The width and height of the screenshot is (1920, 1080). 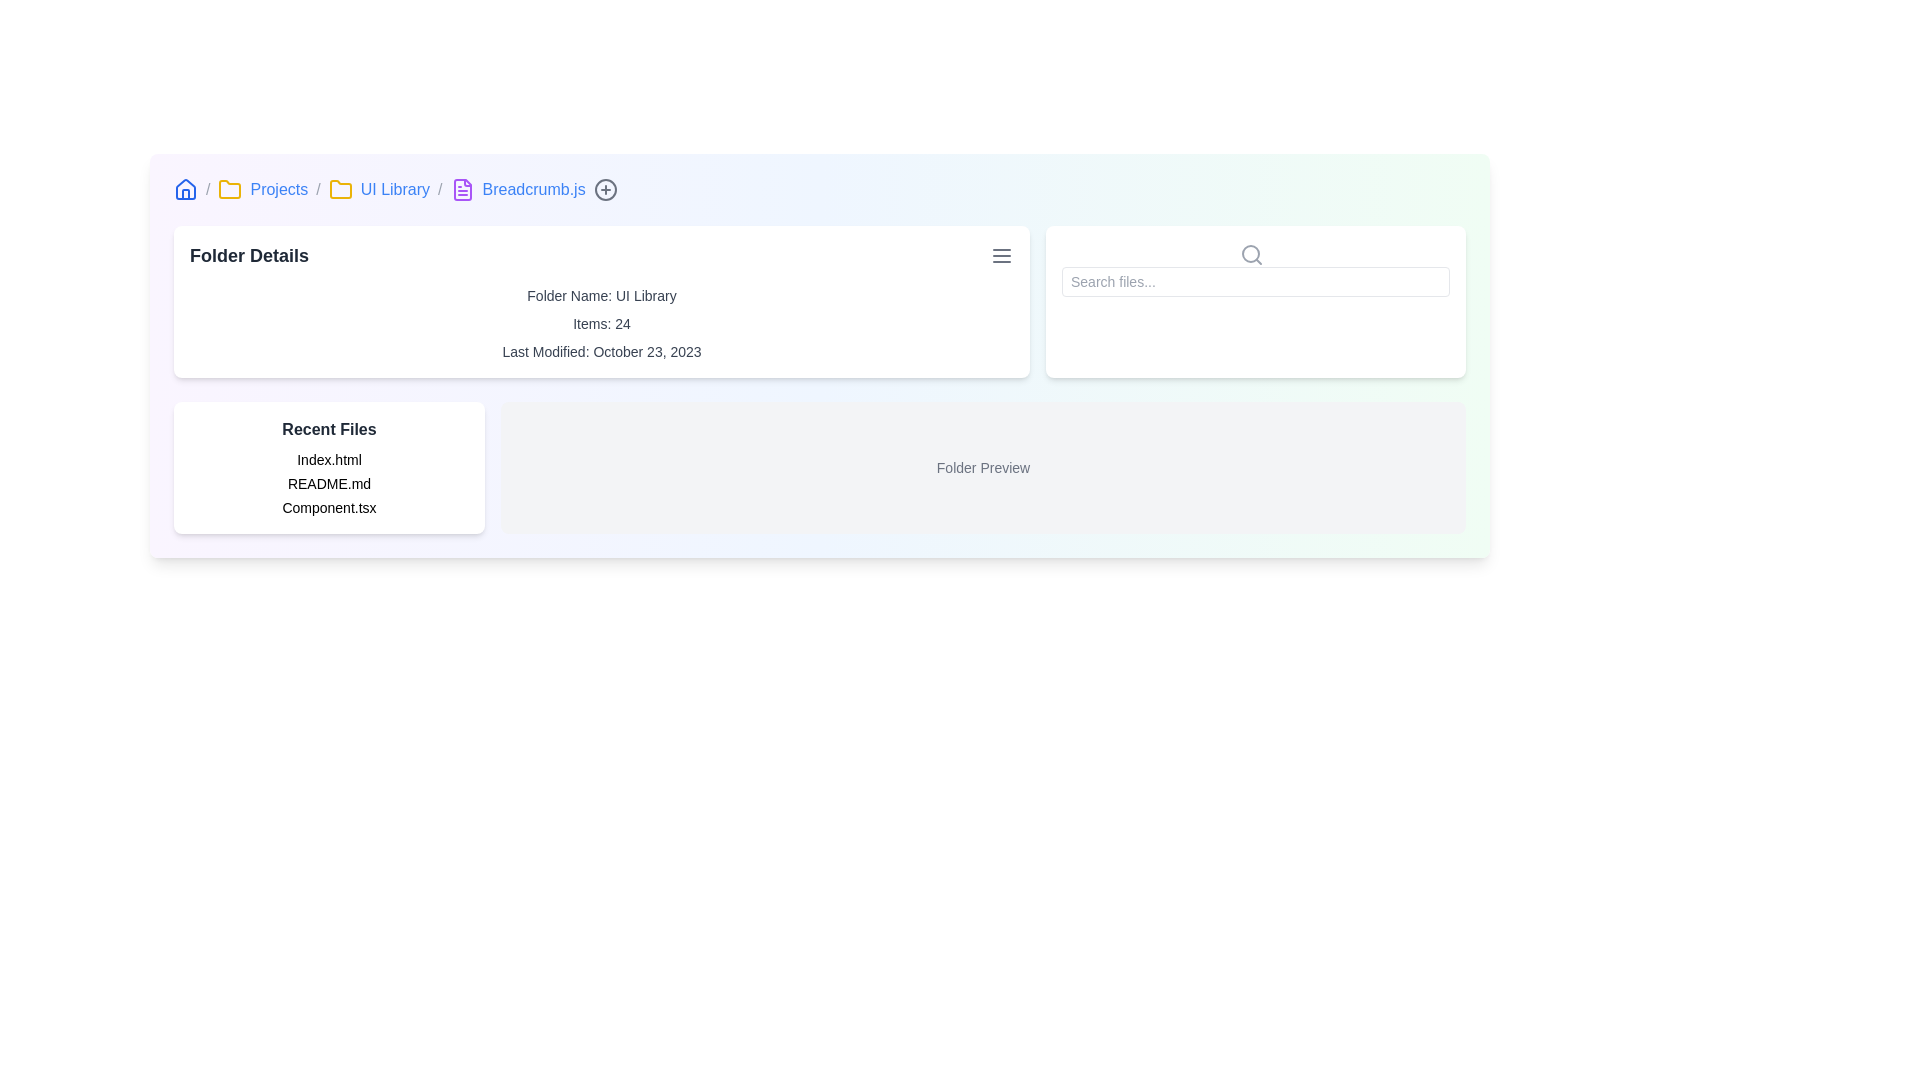 What do you see at coordinates (604, 189) in the screenshot?
I see `the button located at the end of the breadcrumb navigation bar, which is used for adding new elements or initiating a creation action related to the current context` at bounding box center [604, 189].